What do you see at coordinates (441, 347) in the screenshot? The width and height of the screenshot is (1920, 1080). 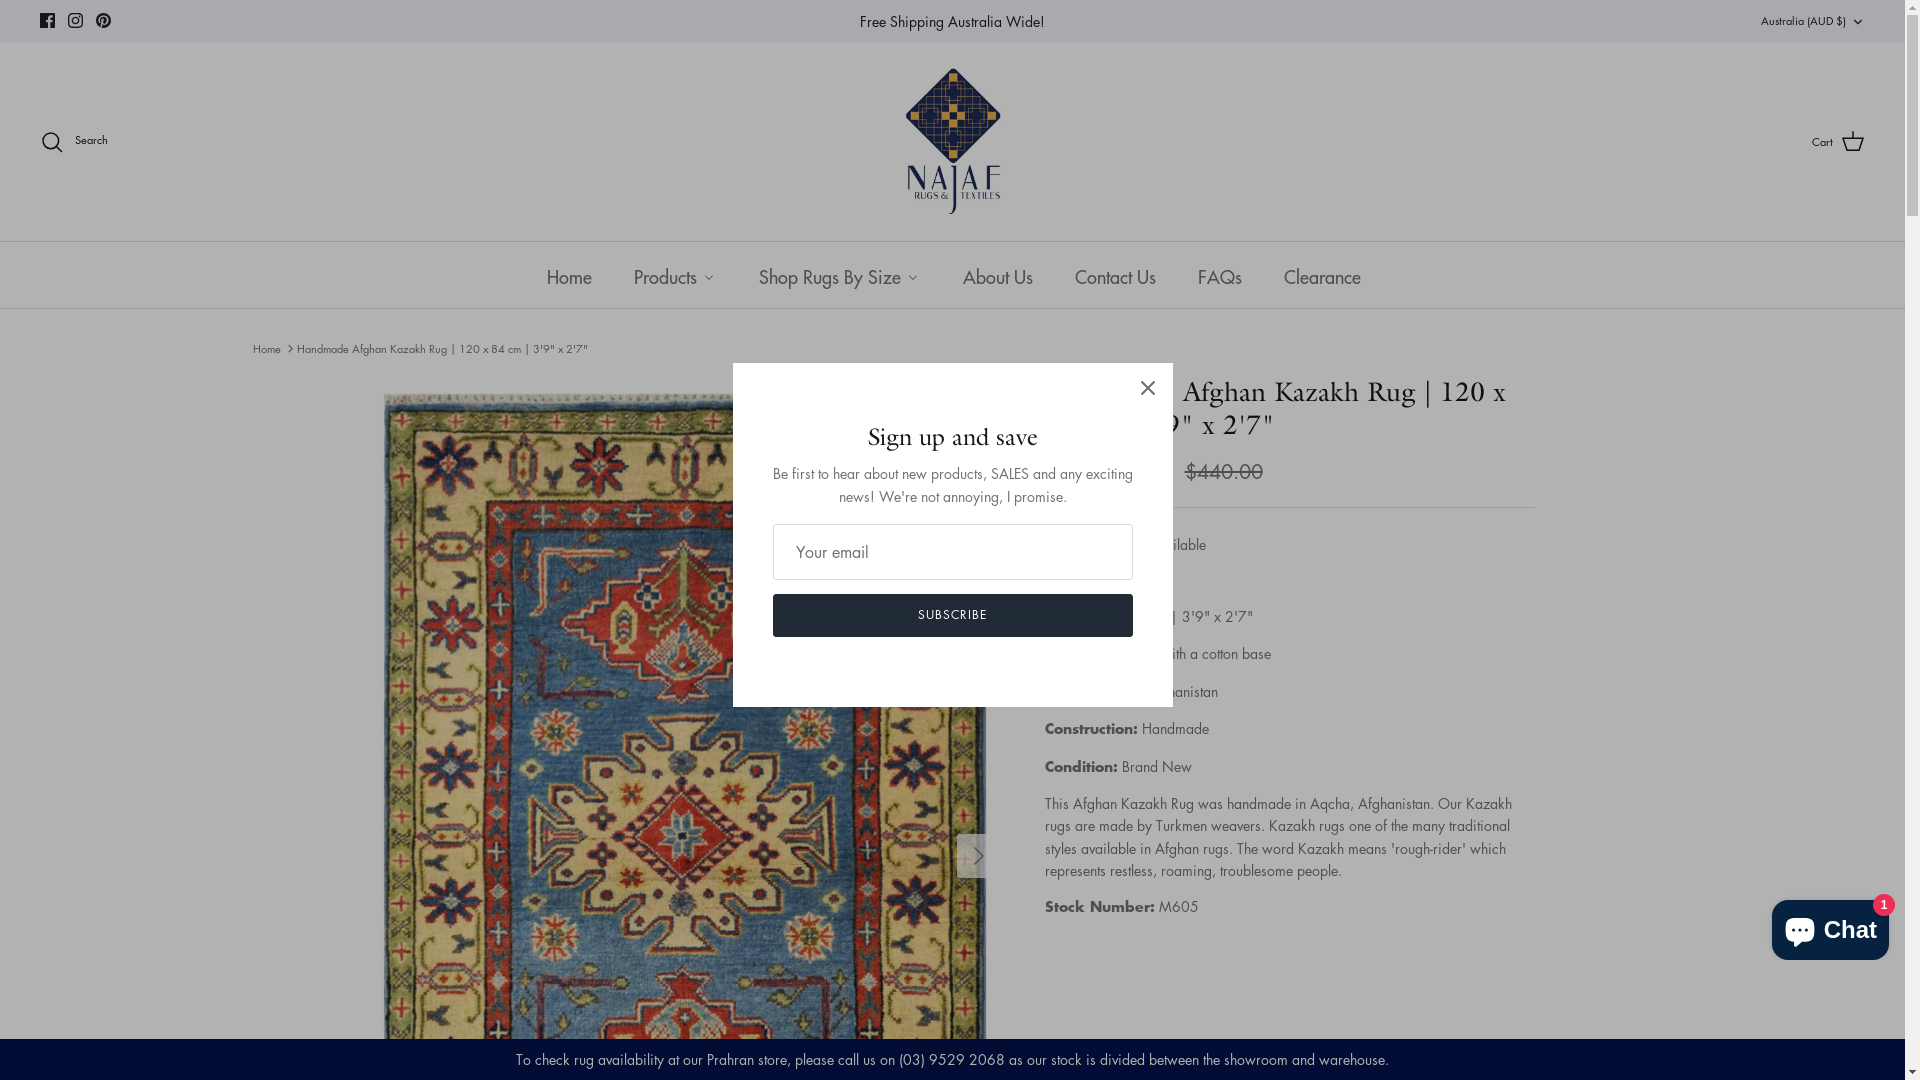 I see `'Handmade Afghan Kazakh Rug | 120 x 84 cm | 3'9" x 2'7"'` at bounding box center [441, 347].